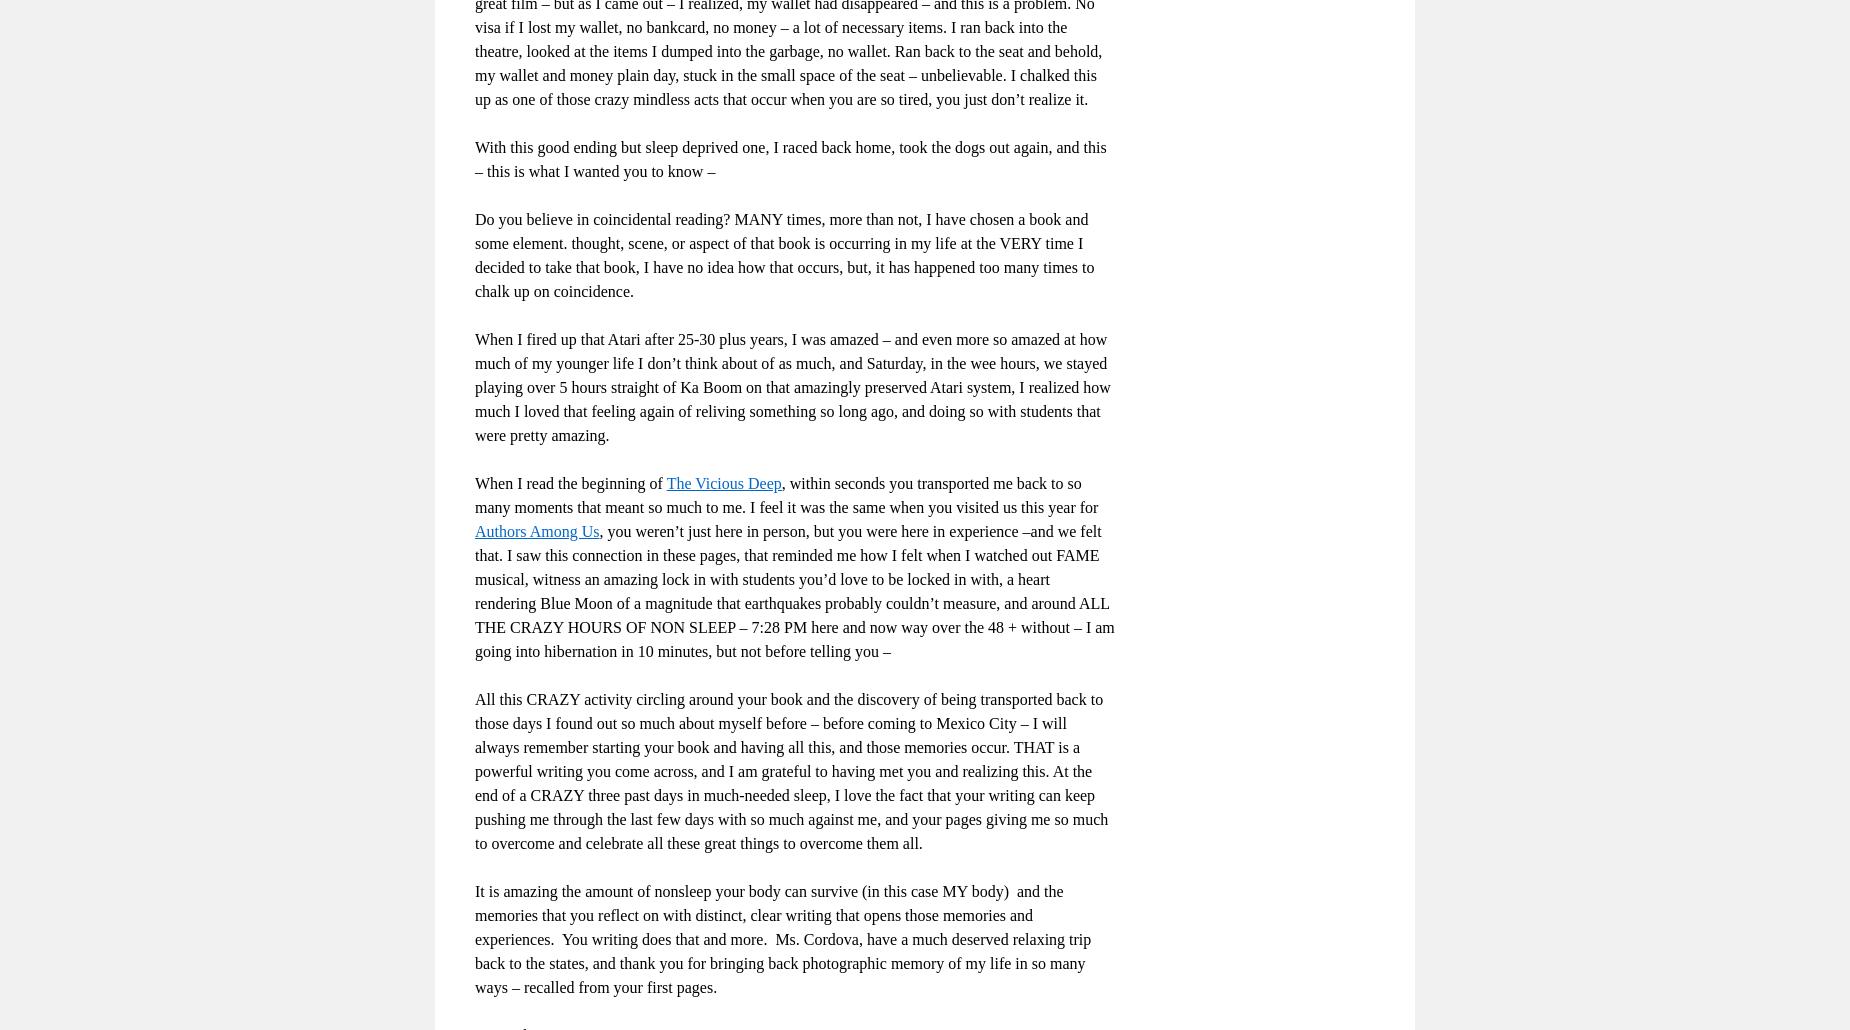 This screenshot has width=1850, height=1030. I want to click on 'With this good ending but sleep deprived one, I raced back home, took the dogs out again, and this – this is what I wanted you to know –', so click(790, 157).